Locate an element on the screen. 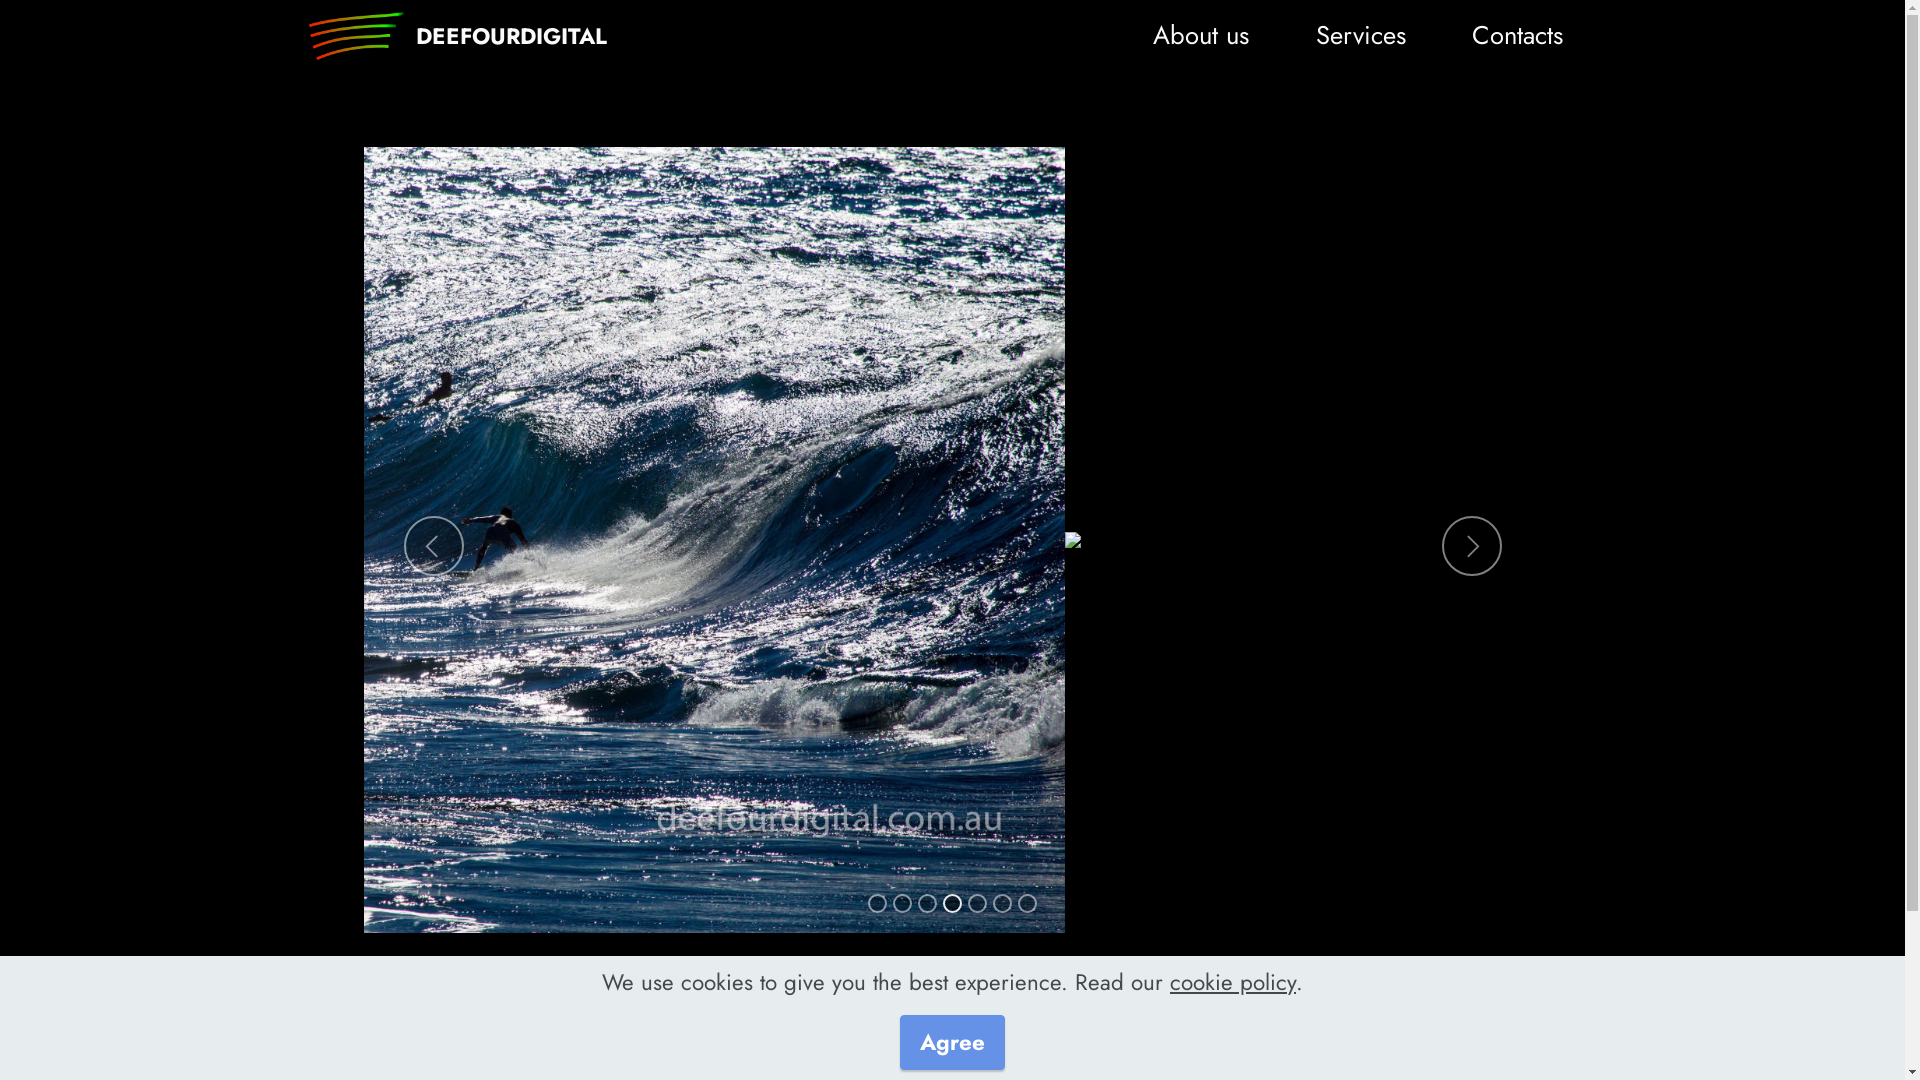  'Next' is located at coordinates (1441, 546).